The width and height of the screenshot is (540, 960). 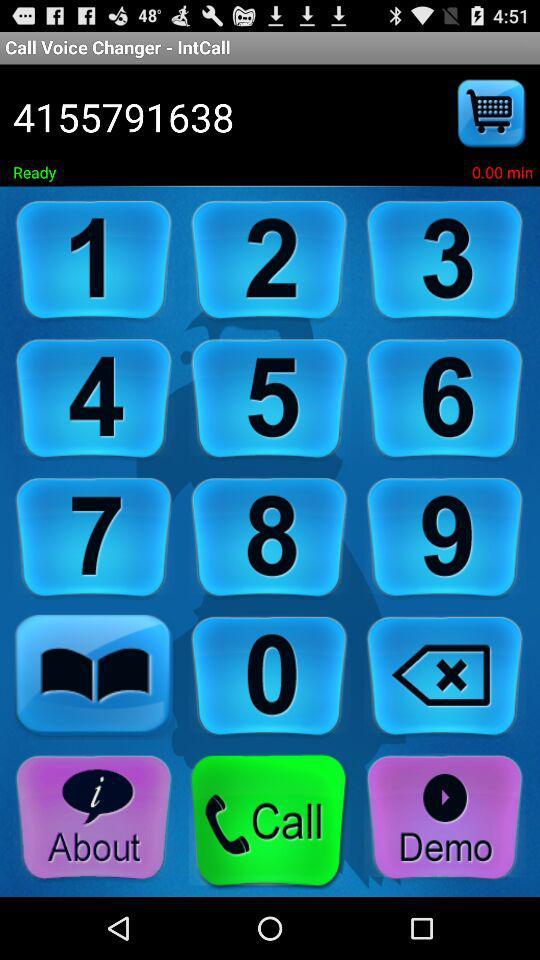 I want to click on number 8, so click(x=269, y=537).